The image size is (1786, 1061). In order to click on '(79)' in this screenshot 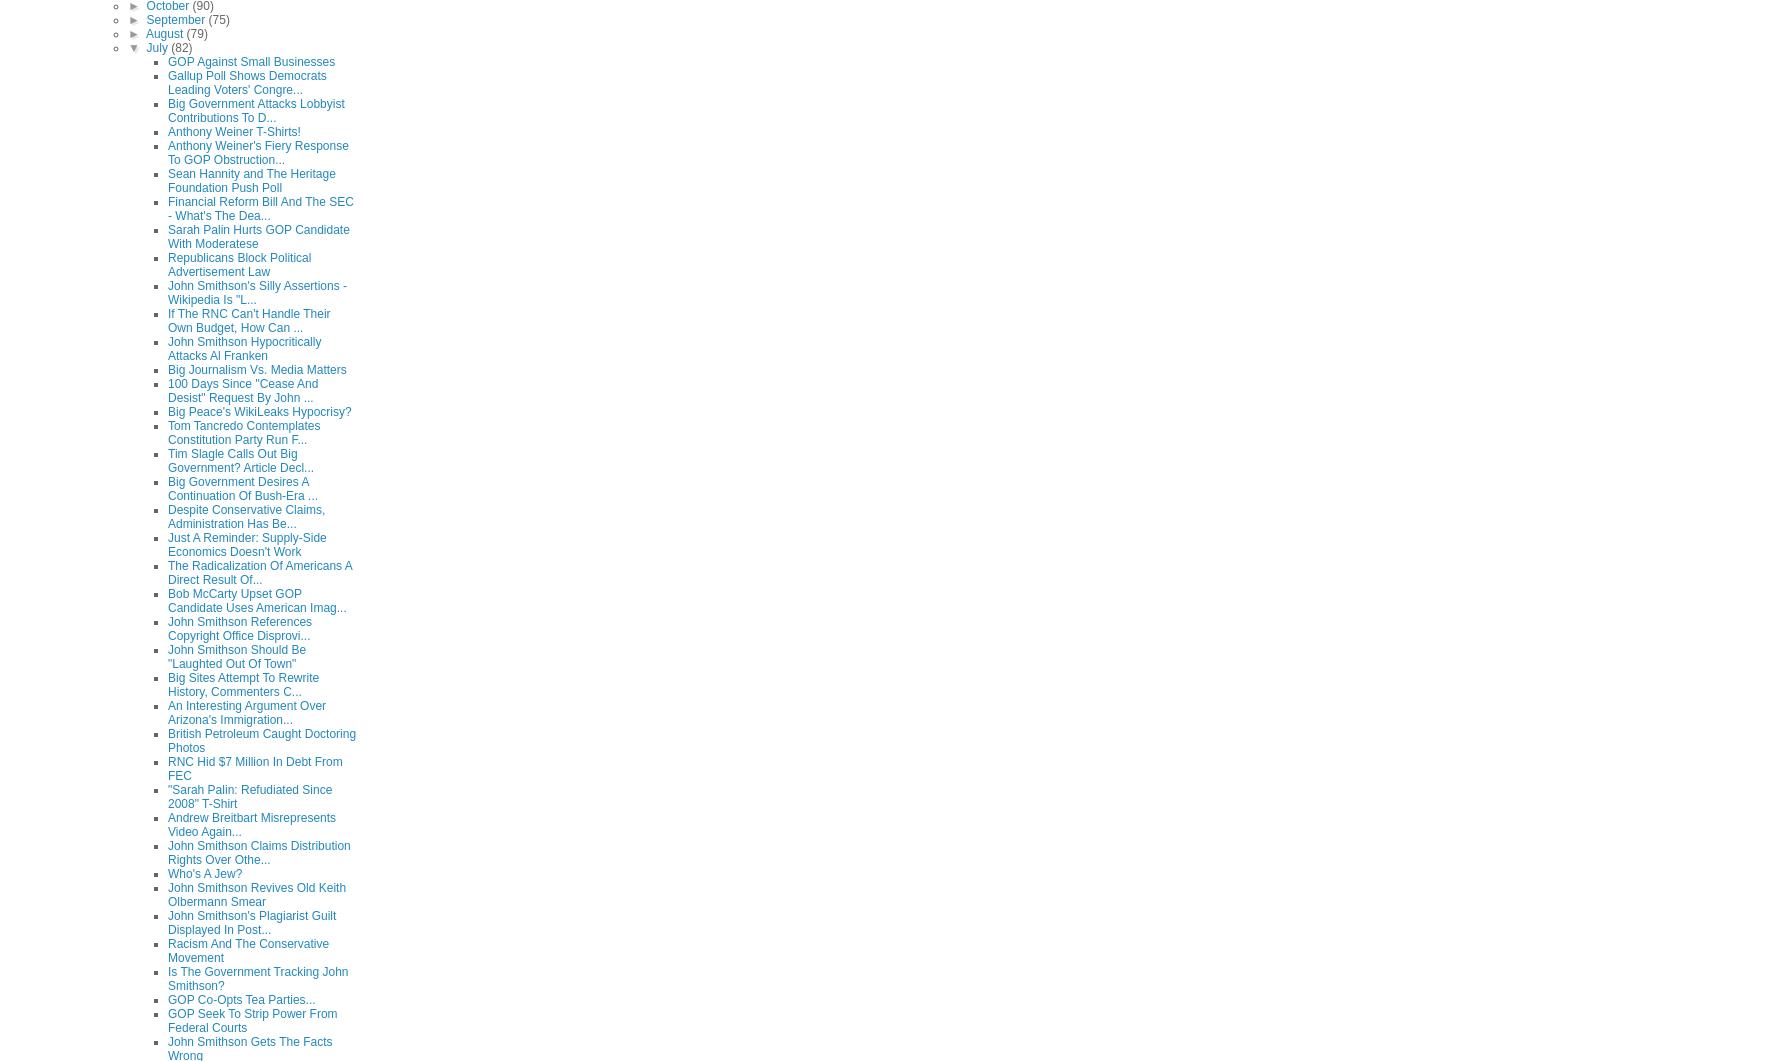, I will do `click(195, 32)`.